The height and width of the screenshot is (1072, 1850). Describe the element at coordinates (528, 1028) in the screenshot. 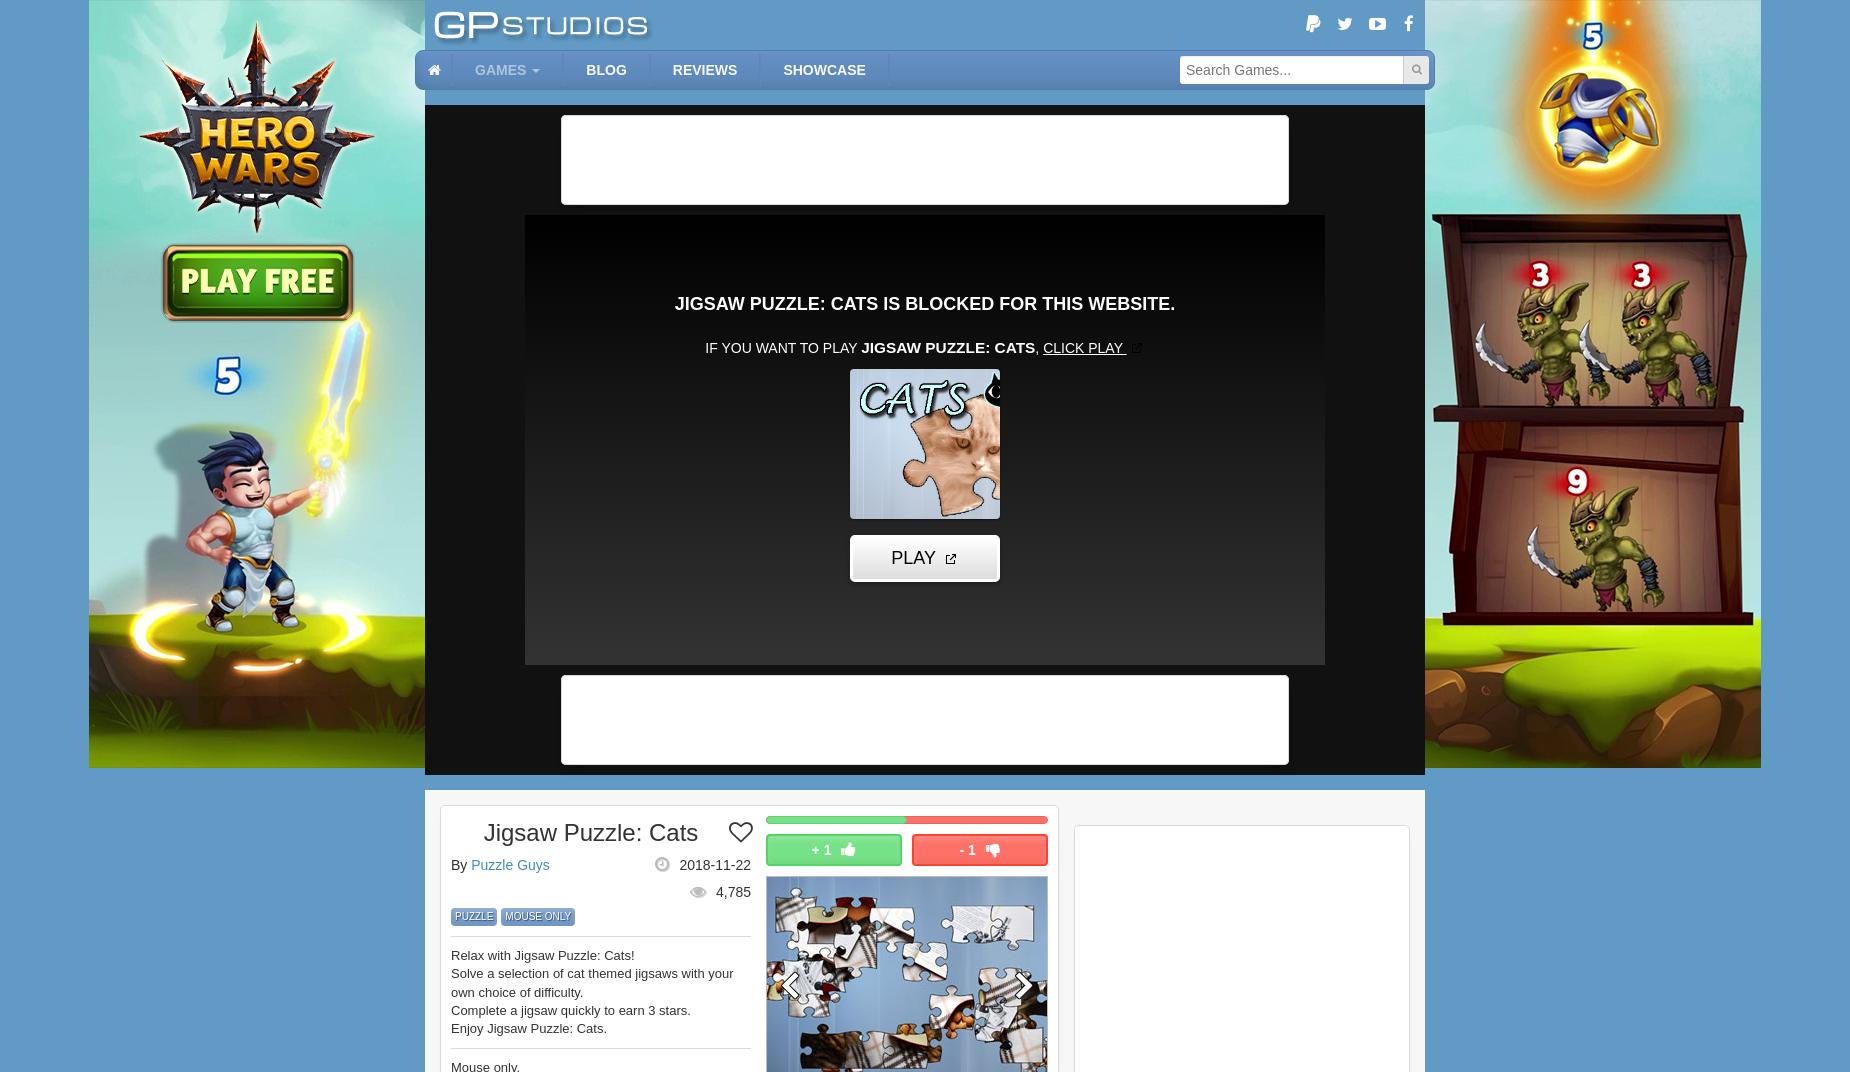

I see `'Enjoy Jigsaw Puzzle: Cats.'` at that location.